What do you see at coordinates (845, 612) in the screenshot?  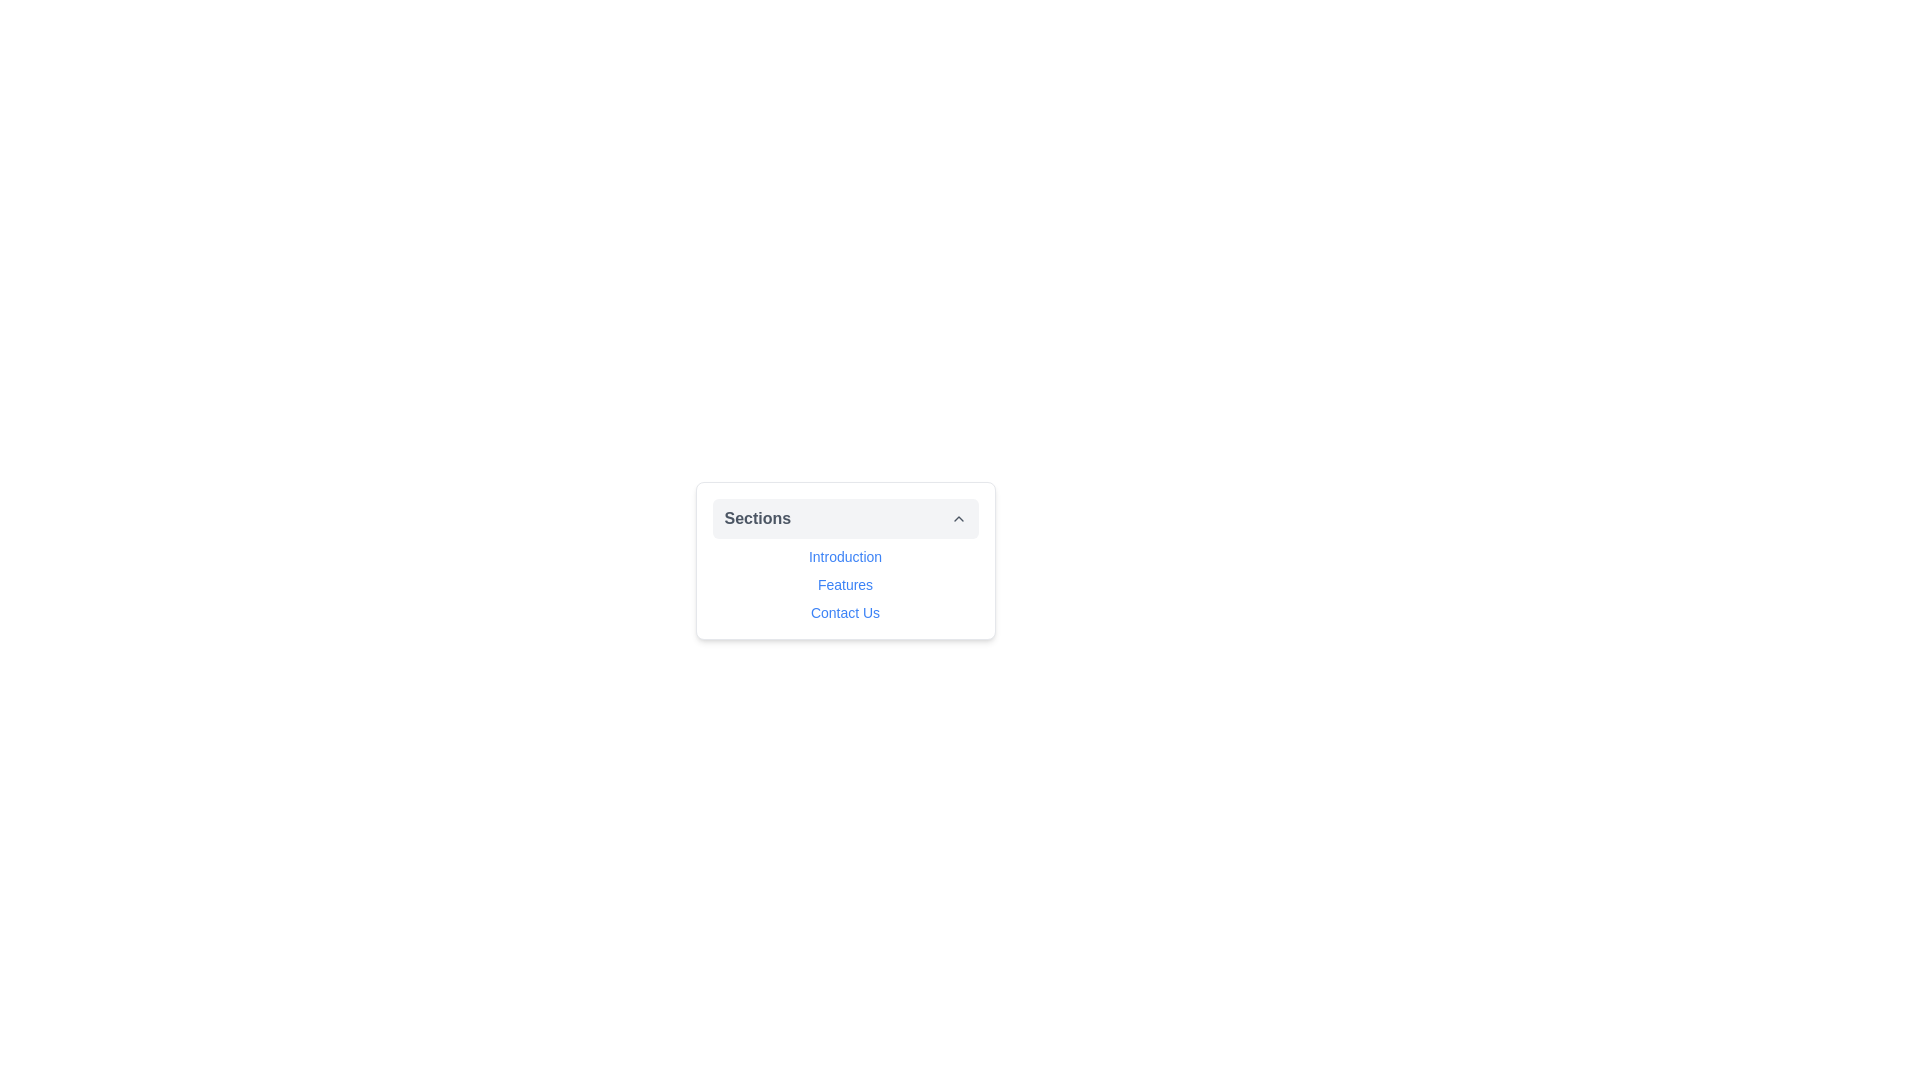 I see `the 'Contact Us' hyperlink, which is styled with blue text and underlining` at bounding box center [845, 612].